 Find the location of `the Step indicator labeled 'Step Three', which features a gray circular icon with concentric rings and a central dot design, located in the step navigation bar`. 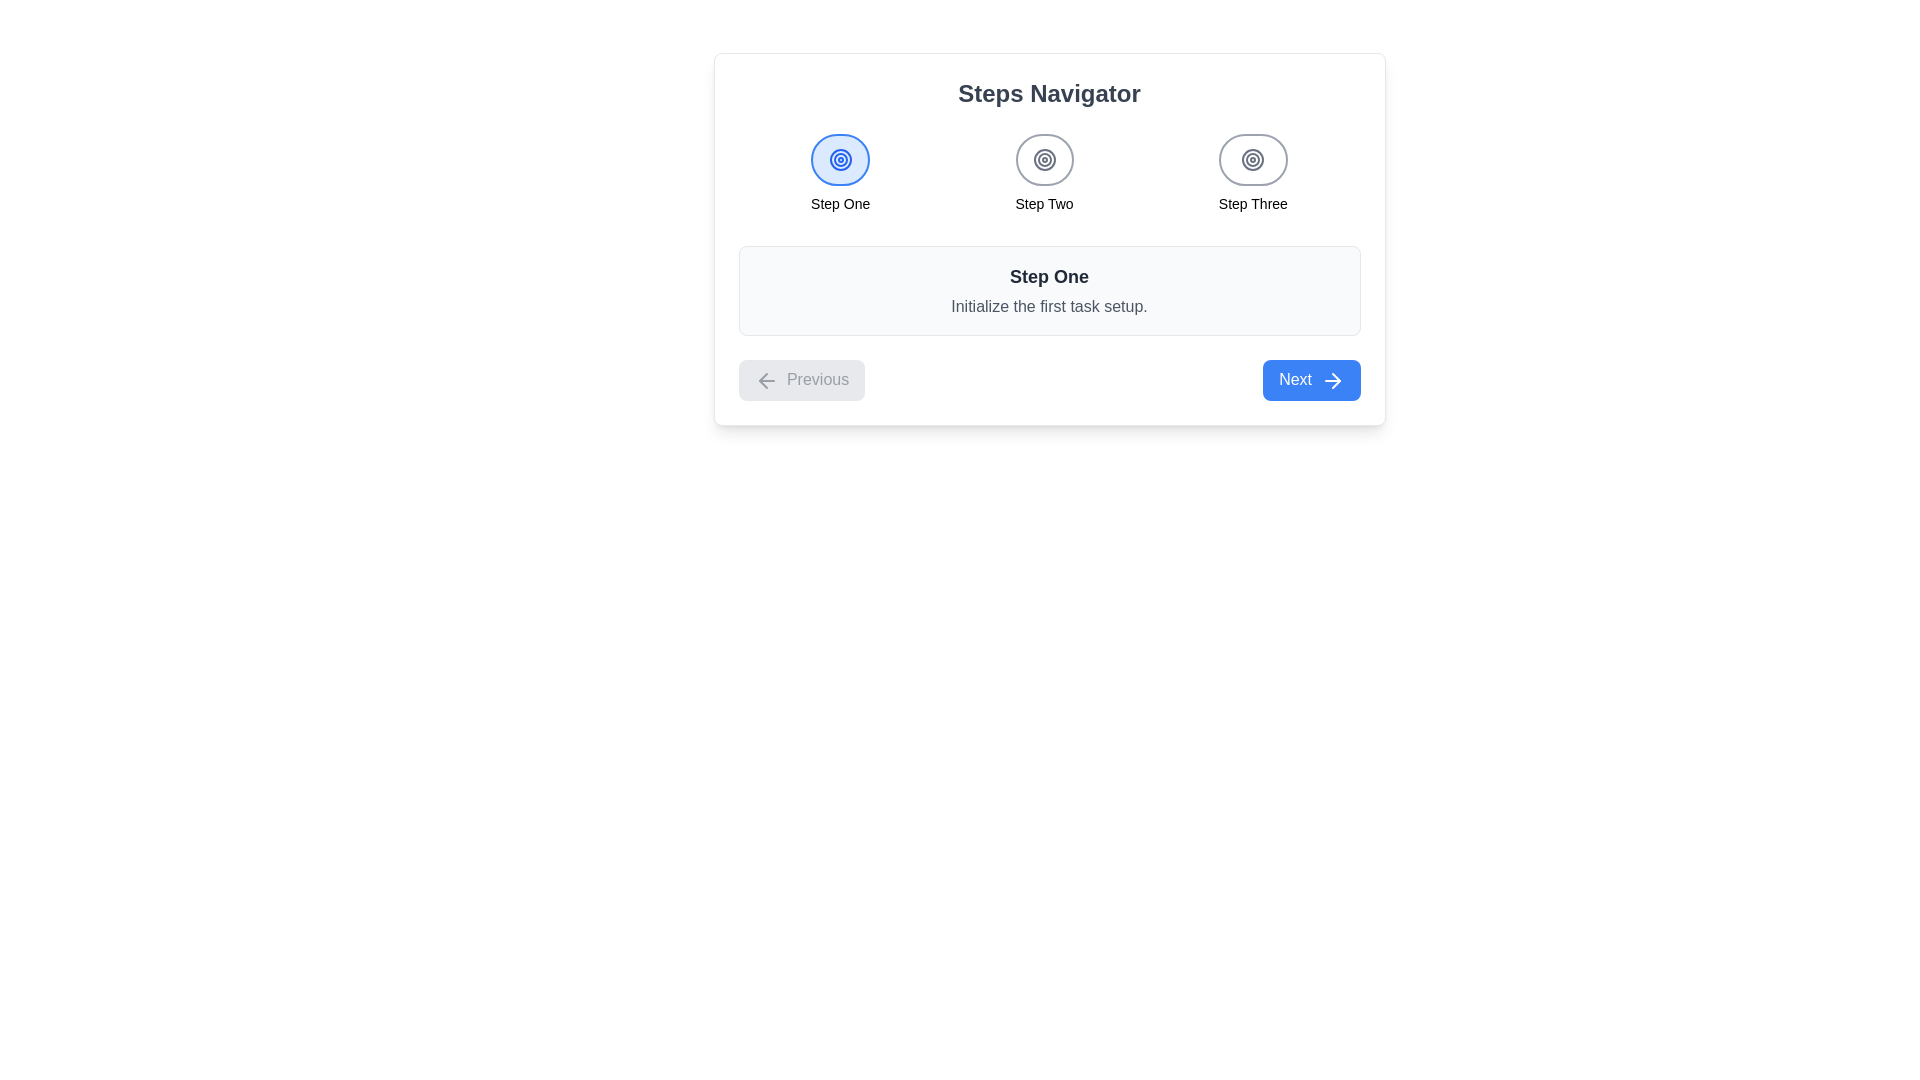

the Step indicator labeled 'Step Three', which features a gray circular icon with concentric rings and a central dot design, located in the step navigation bar is located at coordinates (1252, 172).